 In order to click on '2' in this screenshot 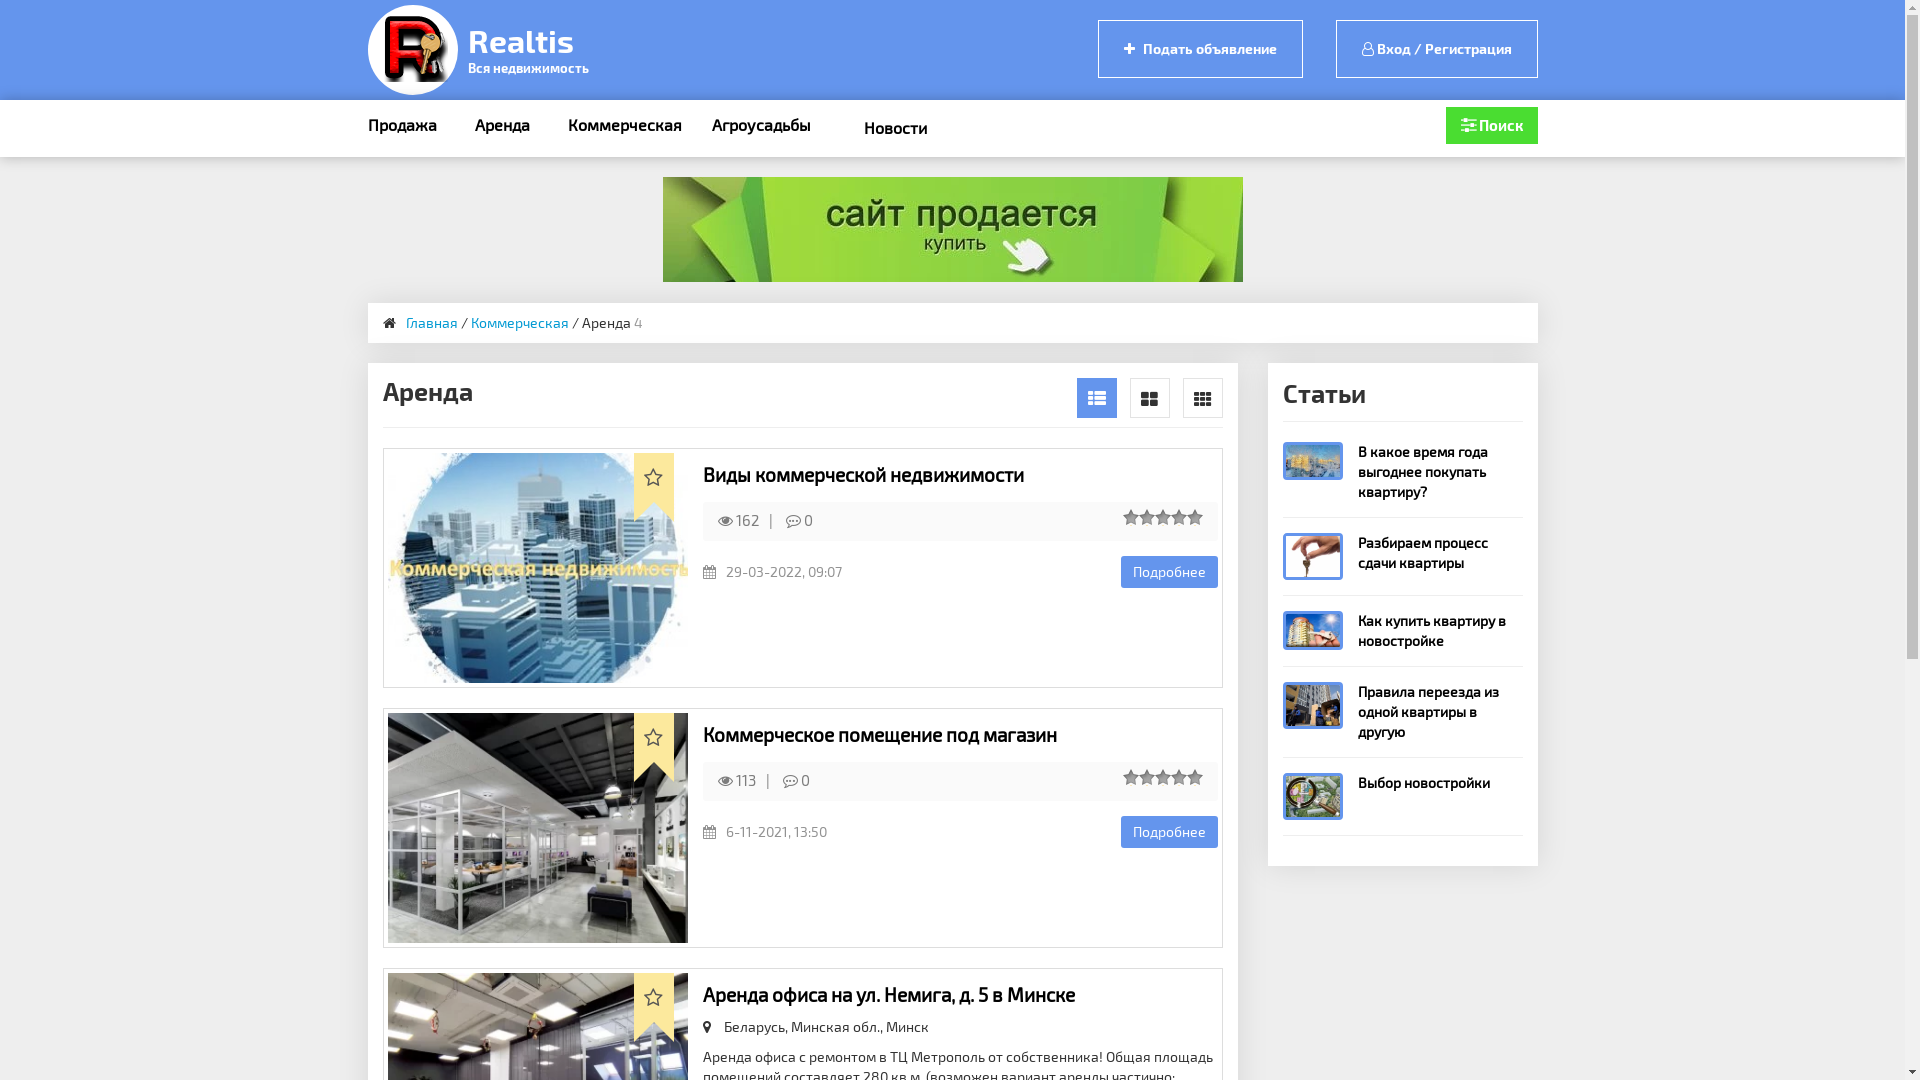, I will do `click(1148, 516)`.